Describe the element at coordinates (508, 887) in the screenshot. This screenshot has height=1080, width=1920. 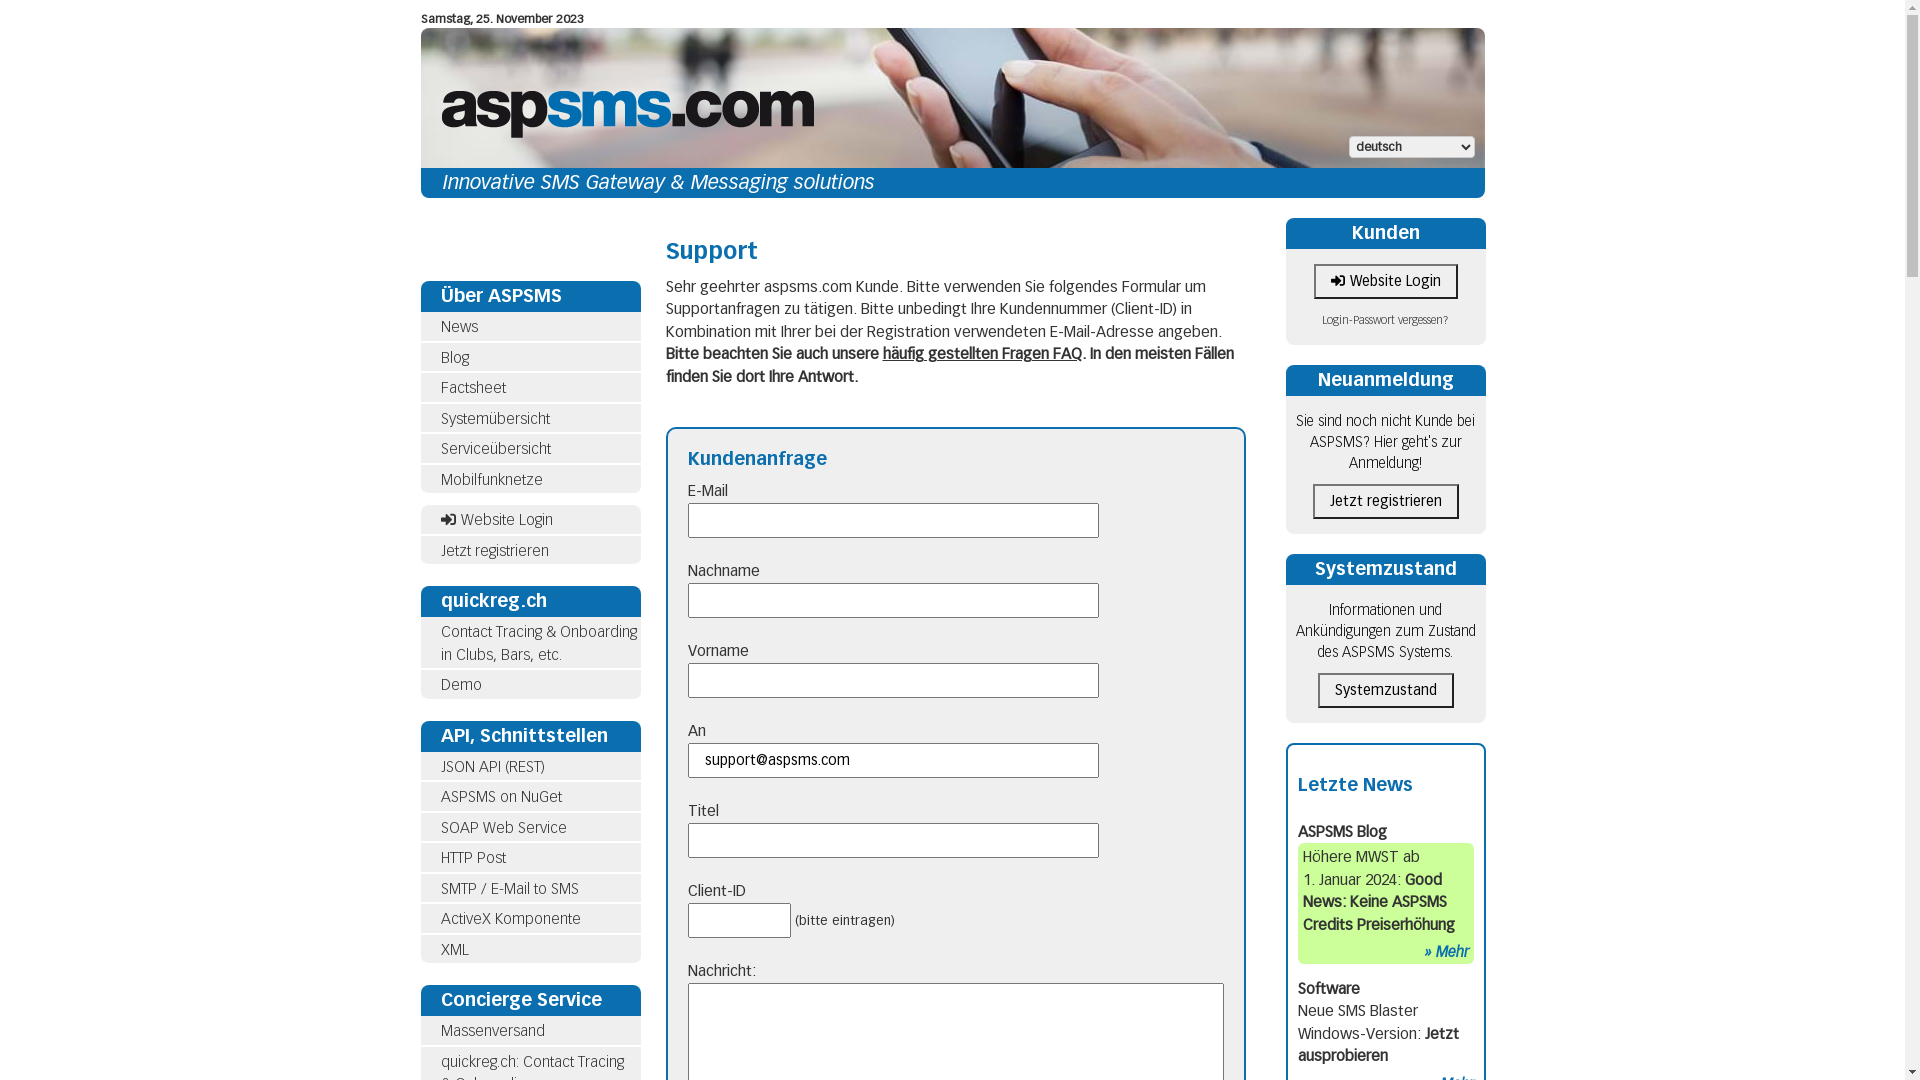
I see `'SMTP / E-Mail to SMS'` at that location.